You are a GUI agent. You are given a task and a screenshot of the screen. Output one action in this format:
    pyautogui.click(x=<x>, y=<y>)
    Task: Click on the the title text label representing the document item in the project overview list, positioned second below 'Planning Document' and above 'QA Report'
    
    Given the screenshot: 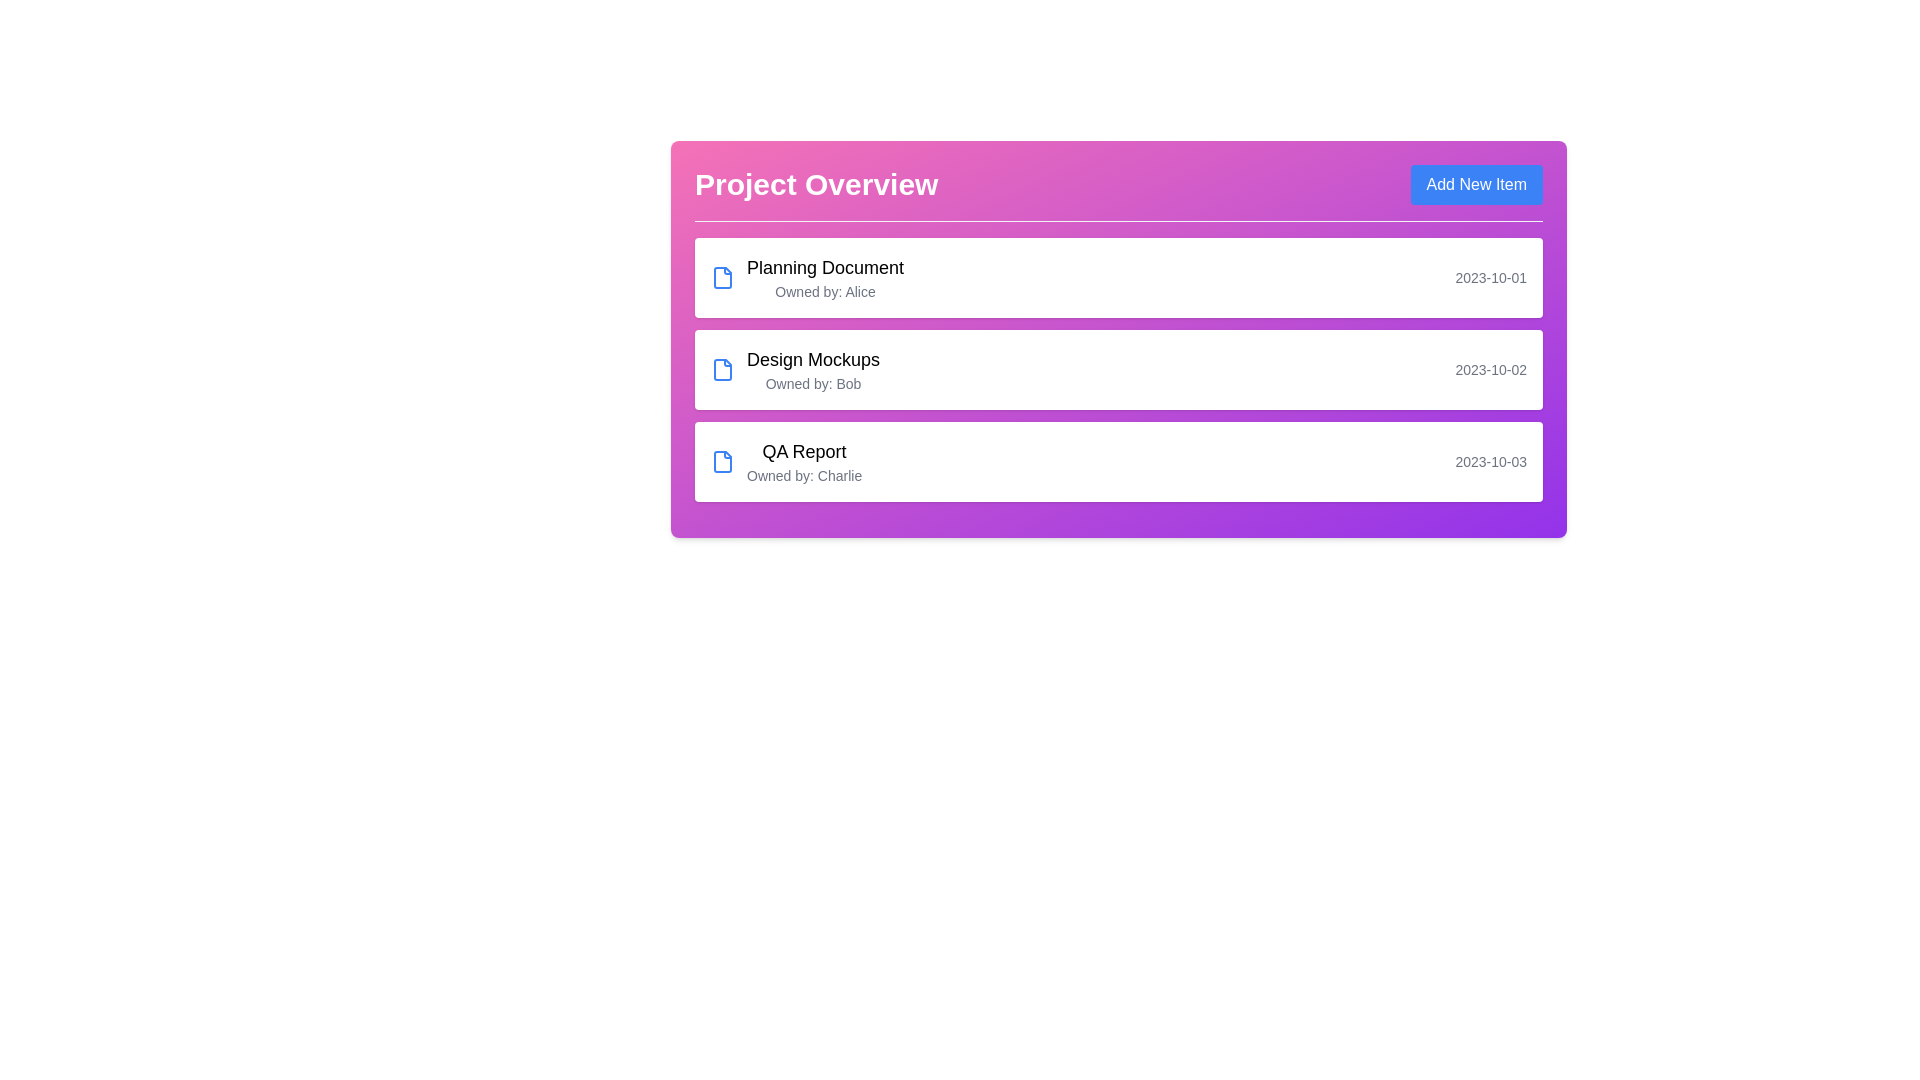 What is the action you would take?
    pyautogui.click(x=813, y=358)
    